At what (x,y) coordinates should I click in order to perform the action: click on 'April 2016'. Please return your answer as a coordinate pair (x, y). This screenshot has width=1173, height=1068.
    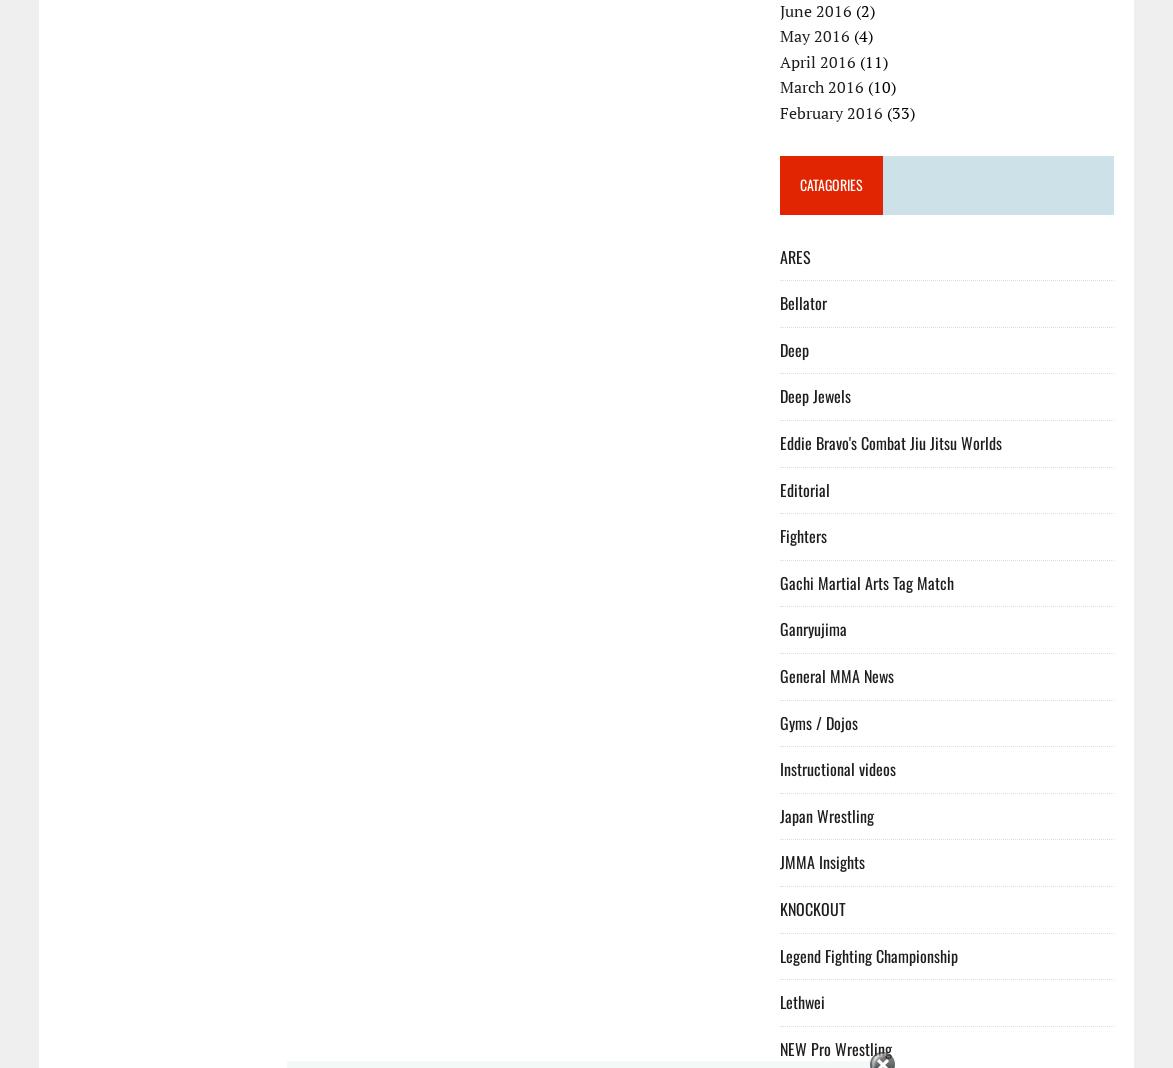
    Looking at the image, I should click on (818, 59).